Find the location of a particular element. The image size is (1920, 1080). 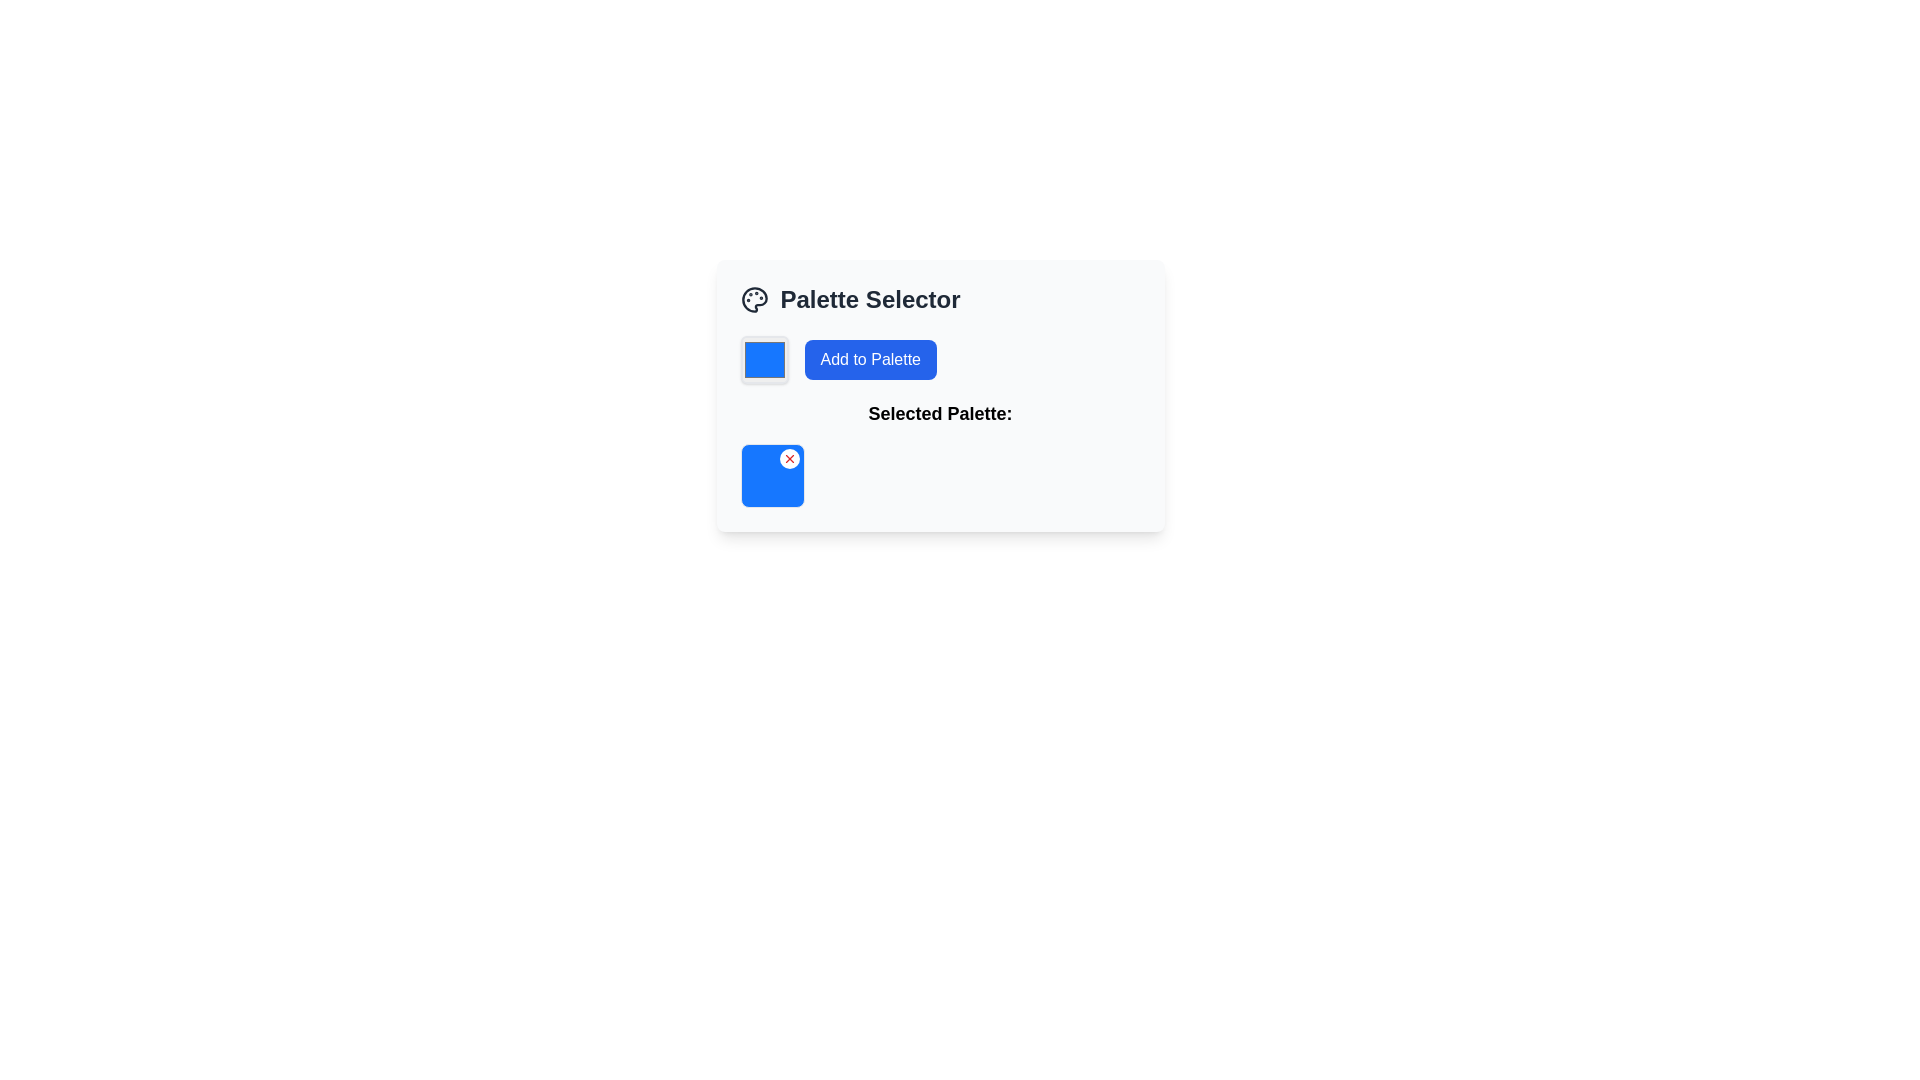

the decorative icon representing the theme of palettes or artistic color selection located in the top-left of the interface, to the left of the 'Palette Selector' title text is located at coordinates (753, 300).